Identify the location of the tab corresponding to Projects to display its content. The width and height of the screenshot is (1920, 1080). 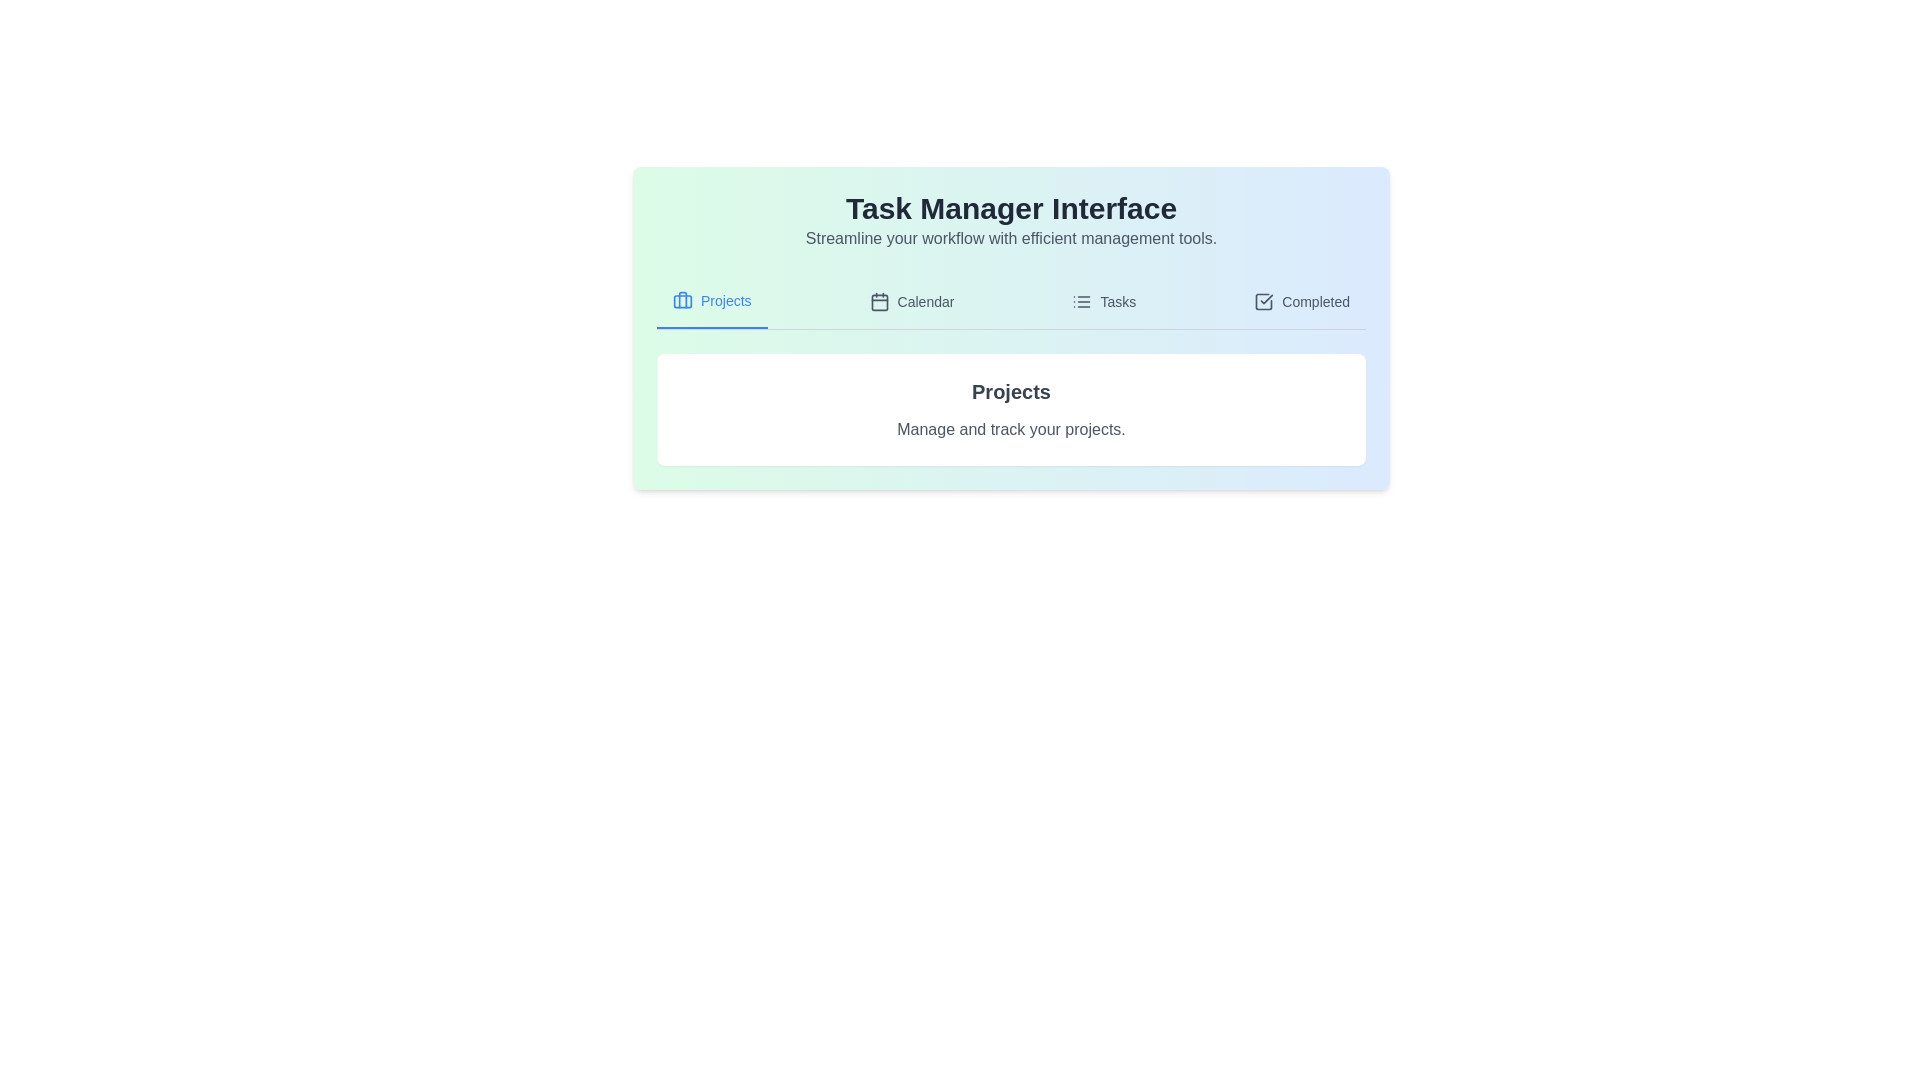
(711, 301).